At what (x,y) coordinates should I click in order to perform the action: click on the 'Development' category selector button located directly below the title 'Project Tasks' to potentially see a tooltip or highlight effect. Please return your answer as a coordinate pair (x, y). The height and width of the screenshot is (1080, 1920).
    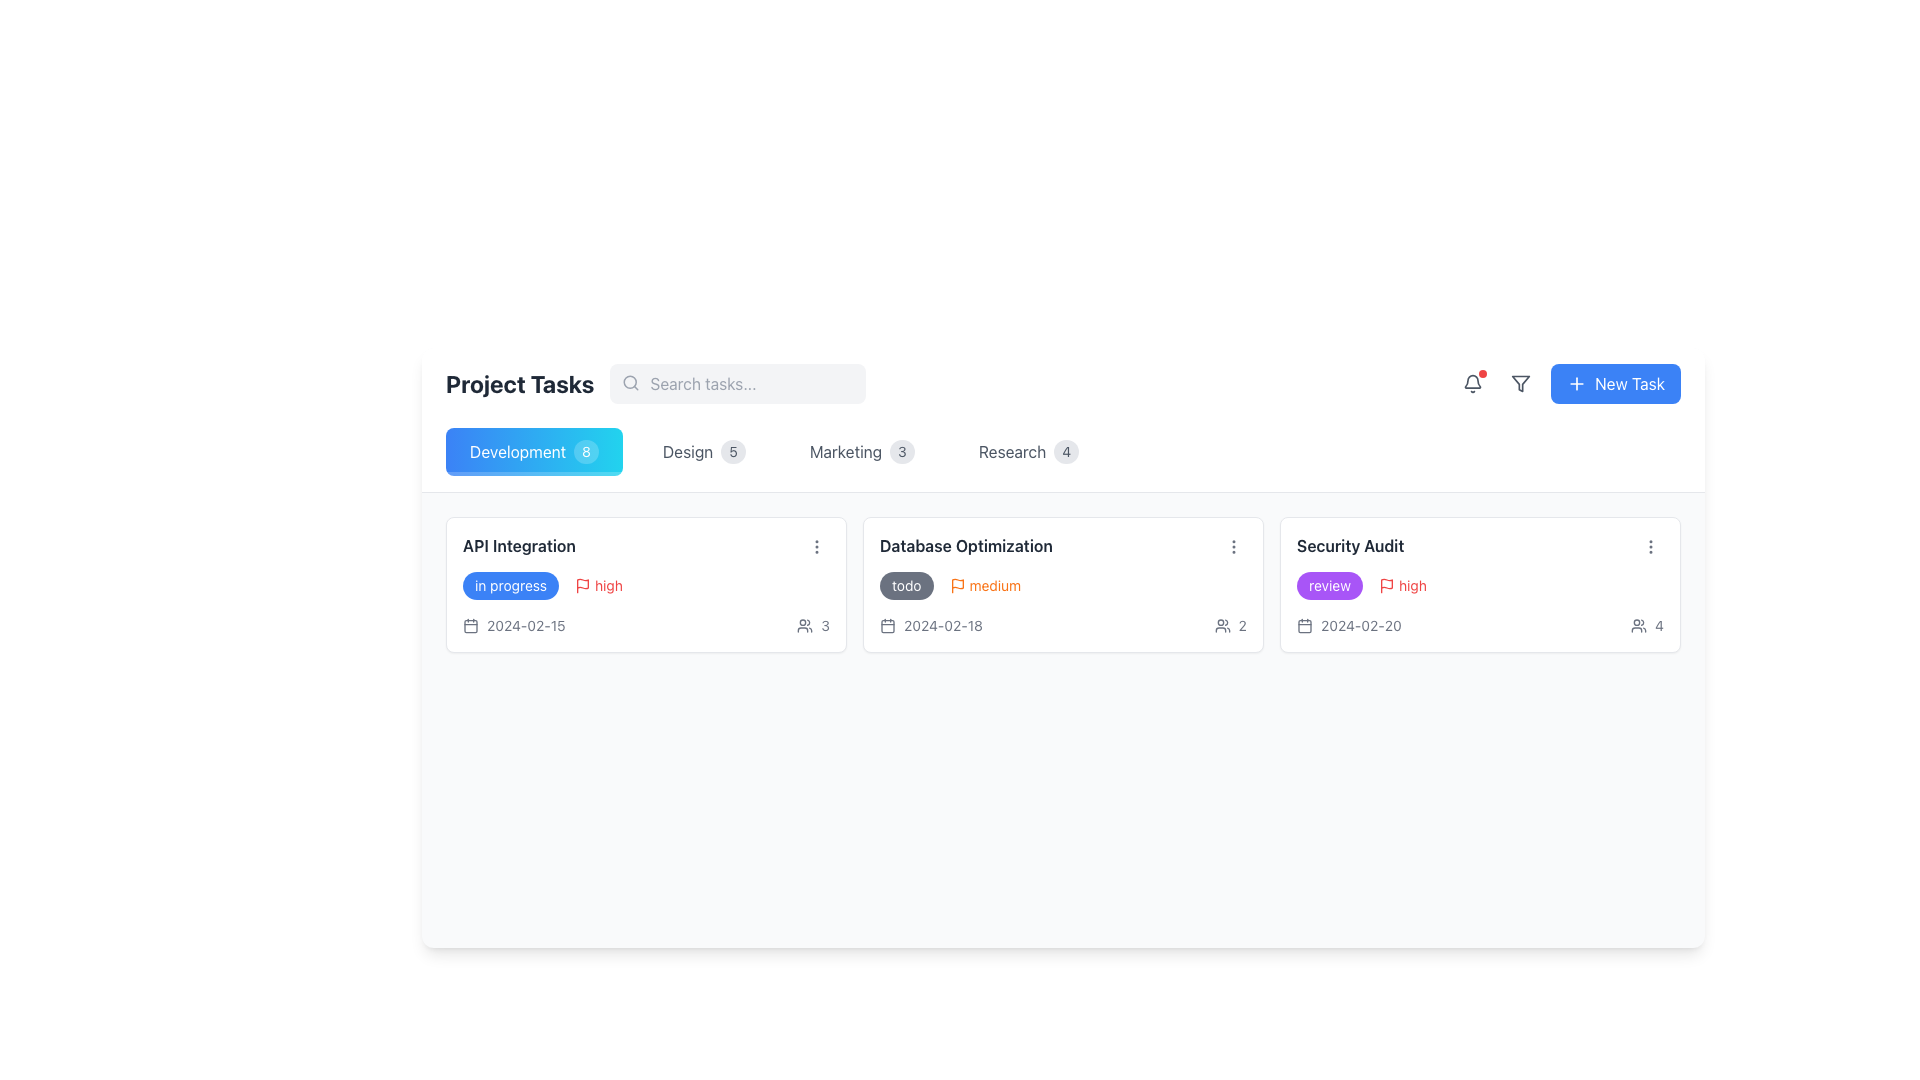
    Looking at the image, I should click on (534, 451).